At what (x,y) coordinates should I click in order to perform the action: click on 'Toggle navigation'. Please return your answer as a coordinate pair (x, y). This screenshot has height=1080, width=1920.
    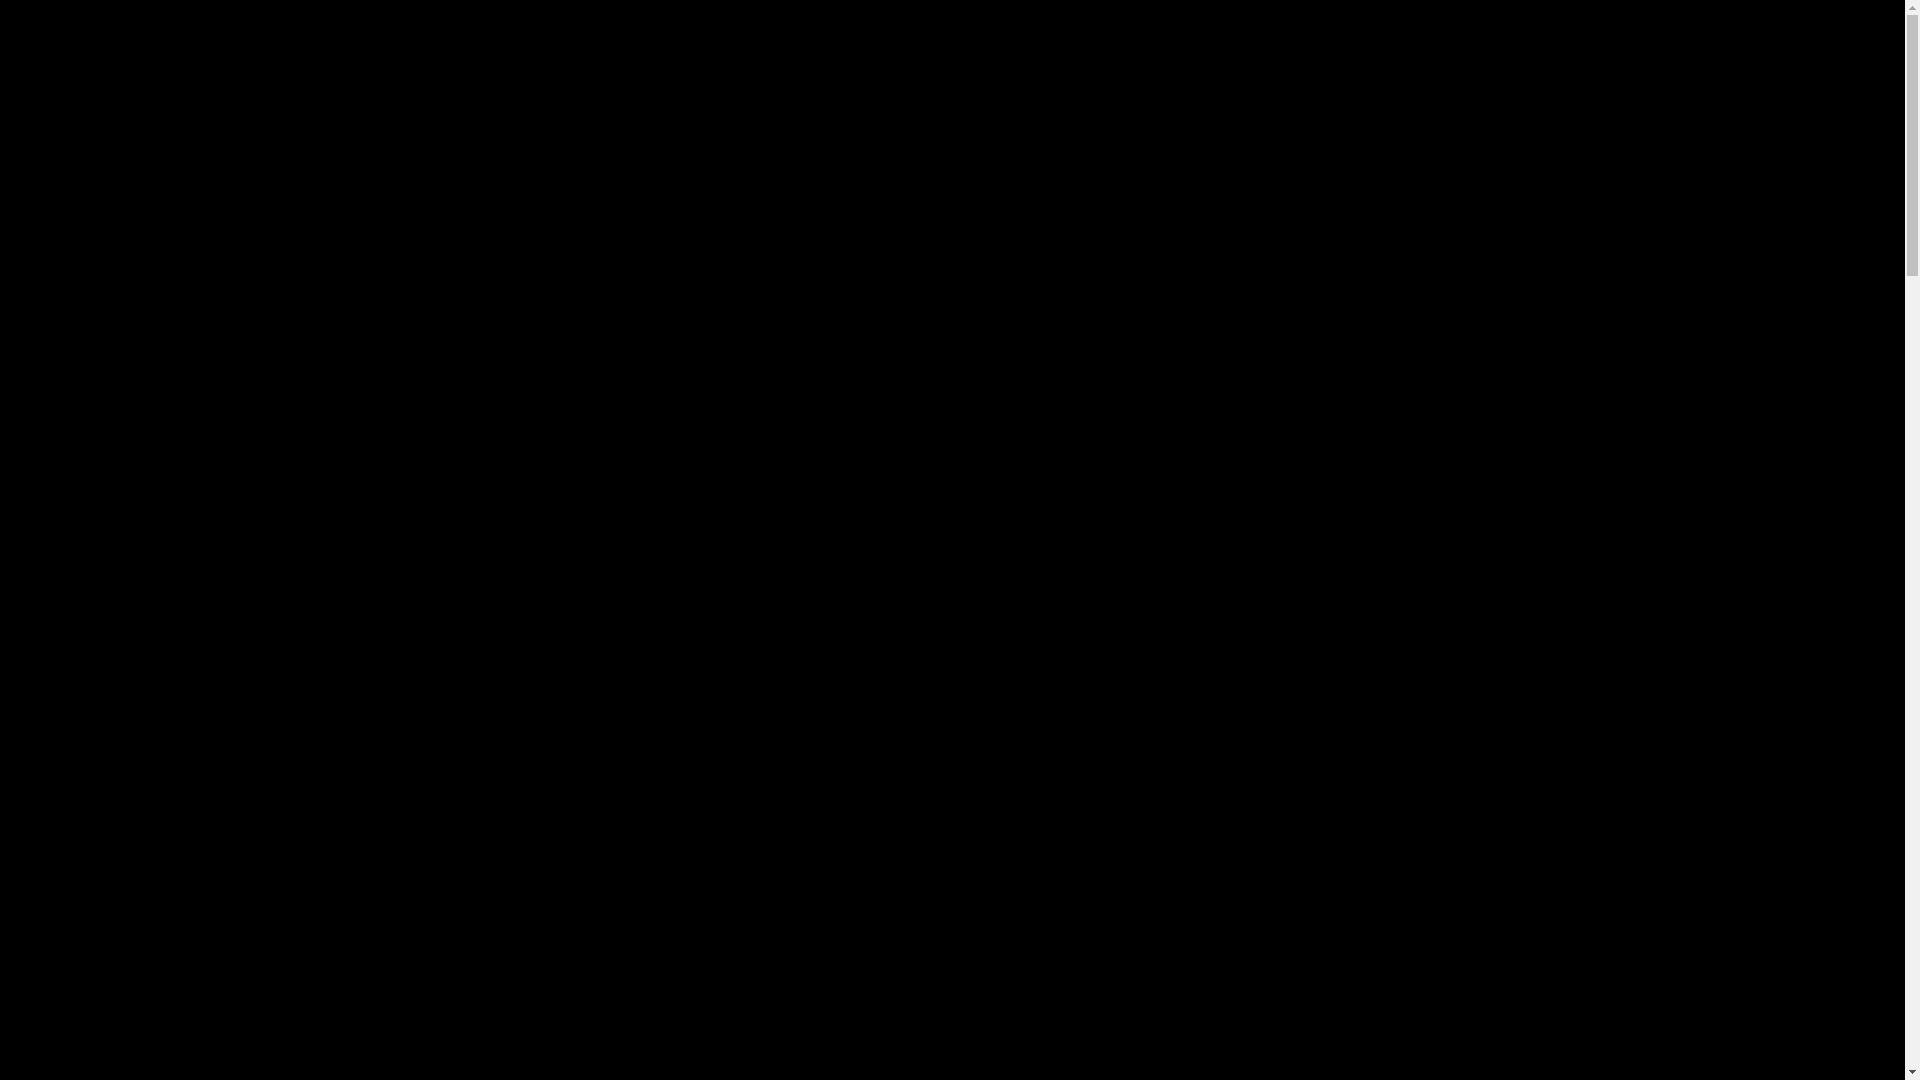
    Looking at the image, I should click on (67, 18).